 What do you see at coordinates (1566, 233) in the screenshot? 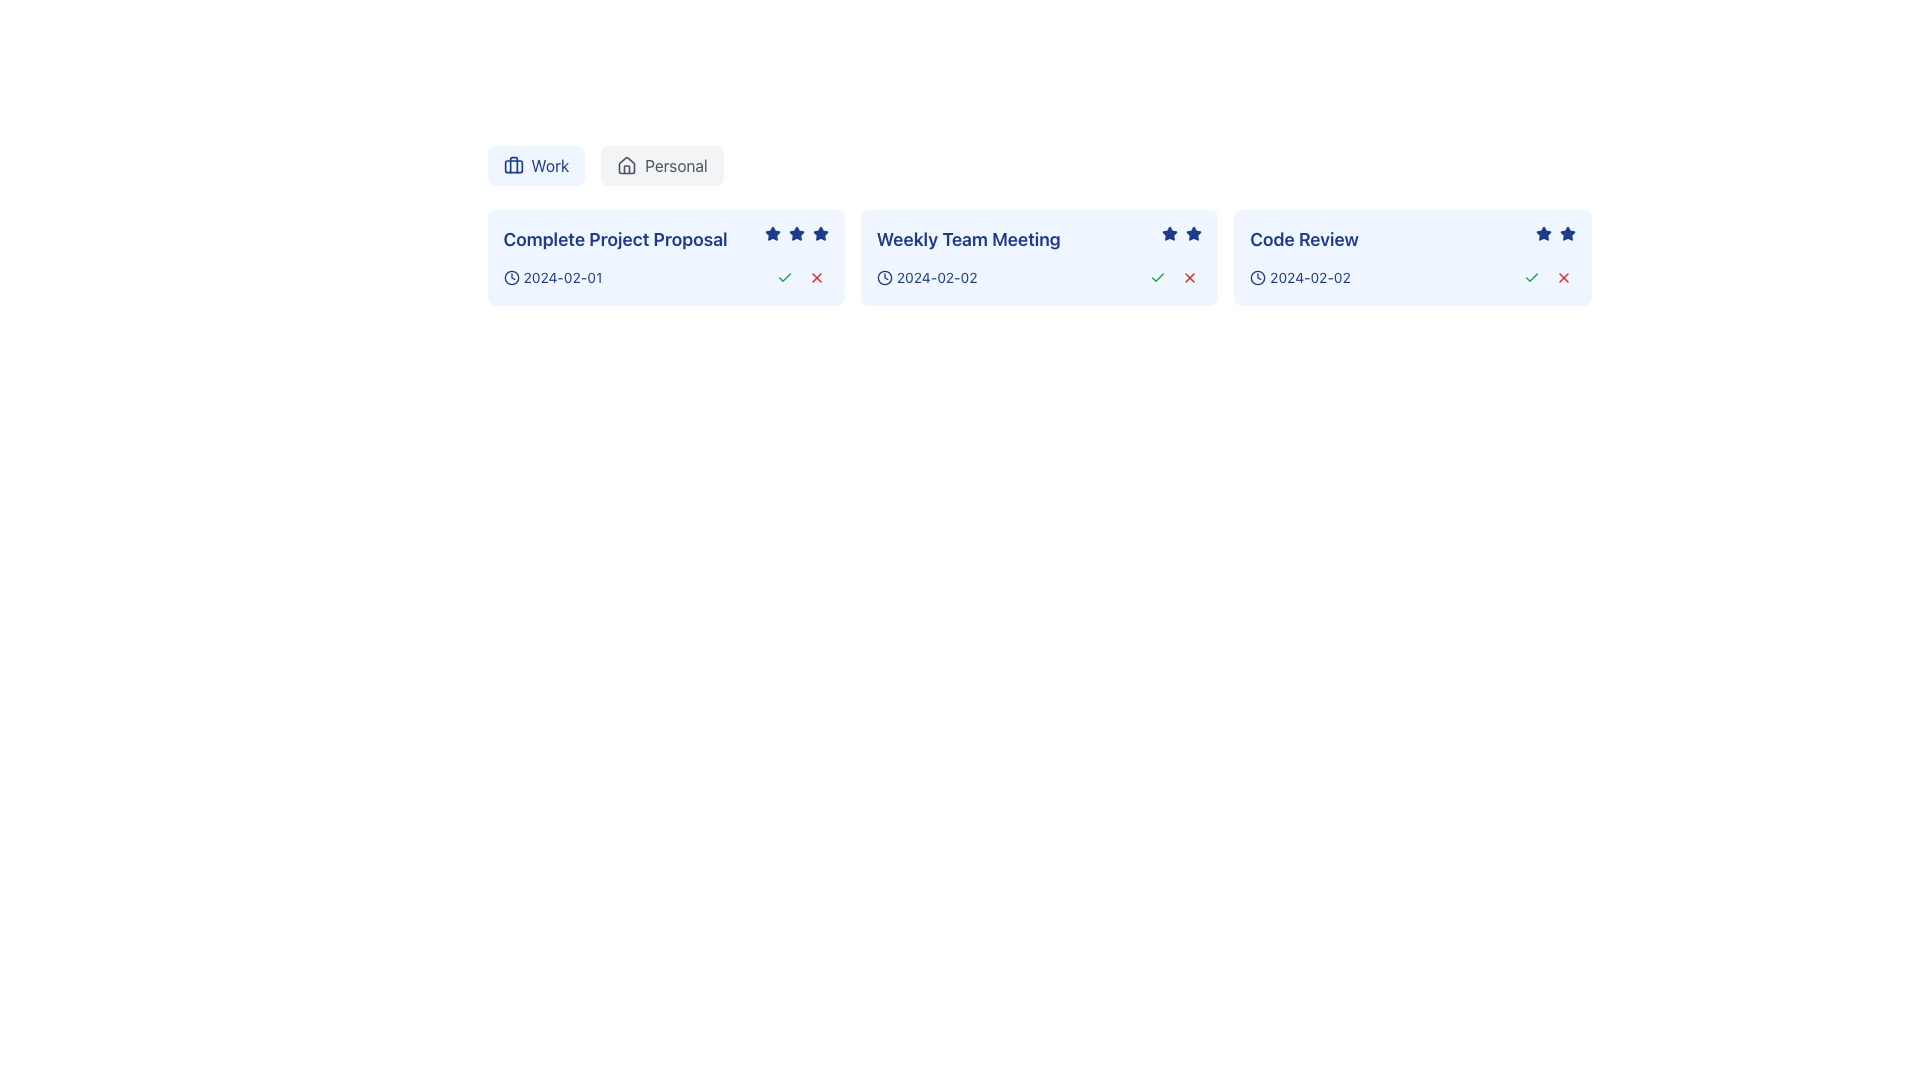
I see `the star icon button` at bounding box center [1566, 233].